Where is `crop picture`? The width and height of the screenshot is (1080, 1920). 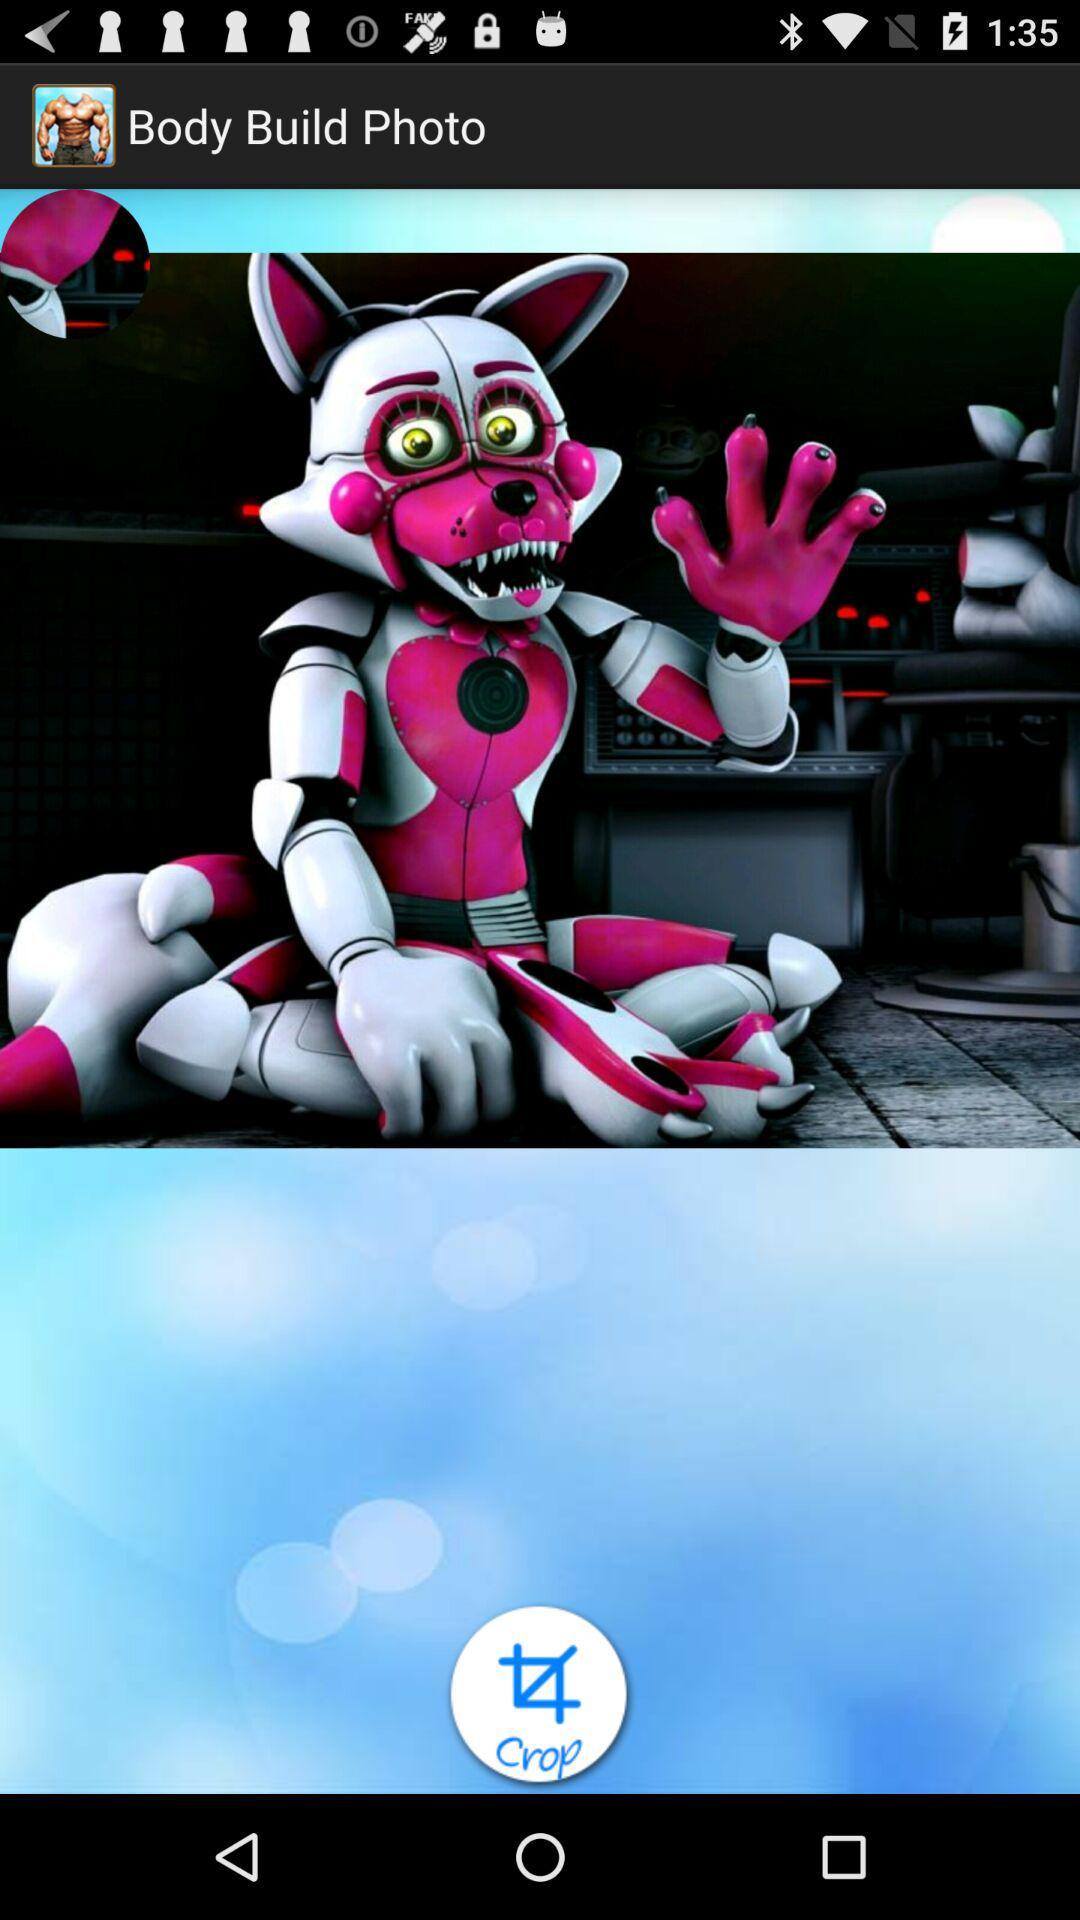
crop picture is located at coordinates (540, 1696).